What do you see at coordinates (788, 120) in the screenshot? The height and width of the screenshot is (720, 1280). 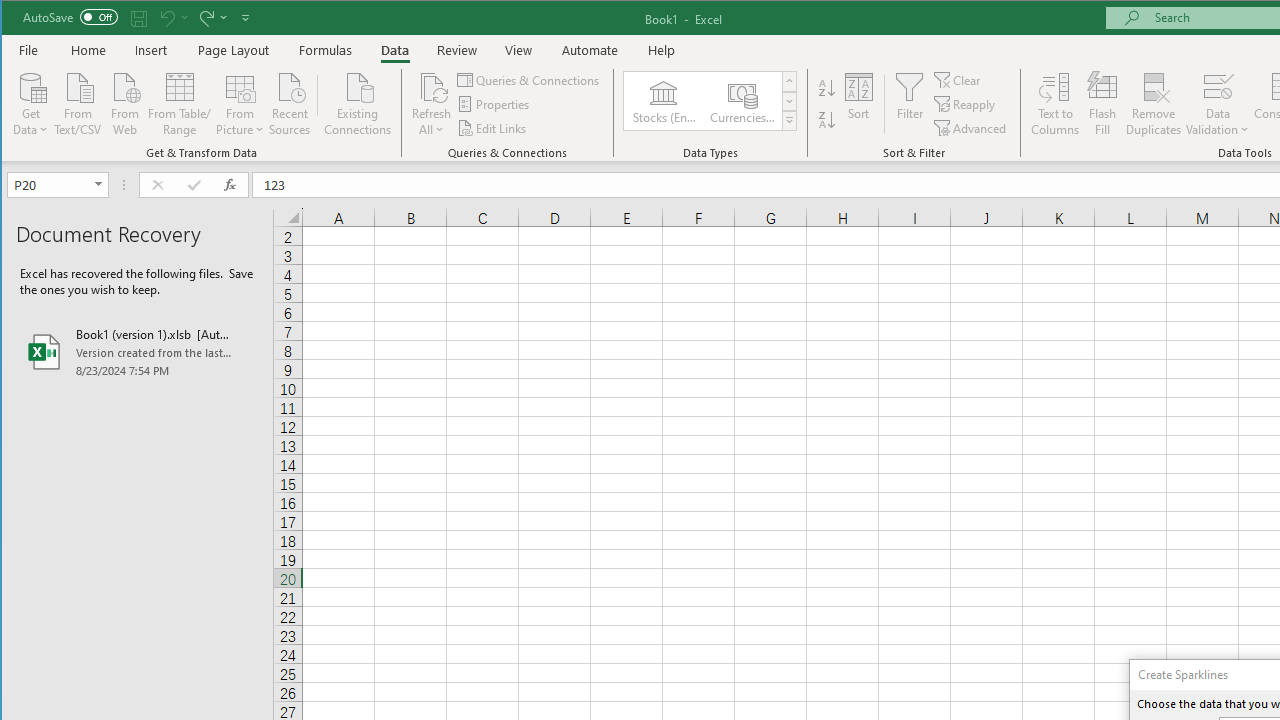 I see `'Class: NetUIImage'` at bounding box center [788, 120].